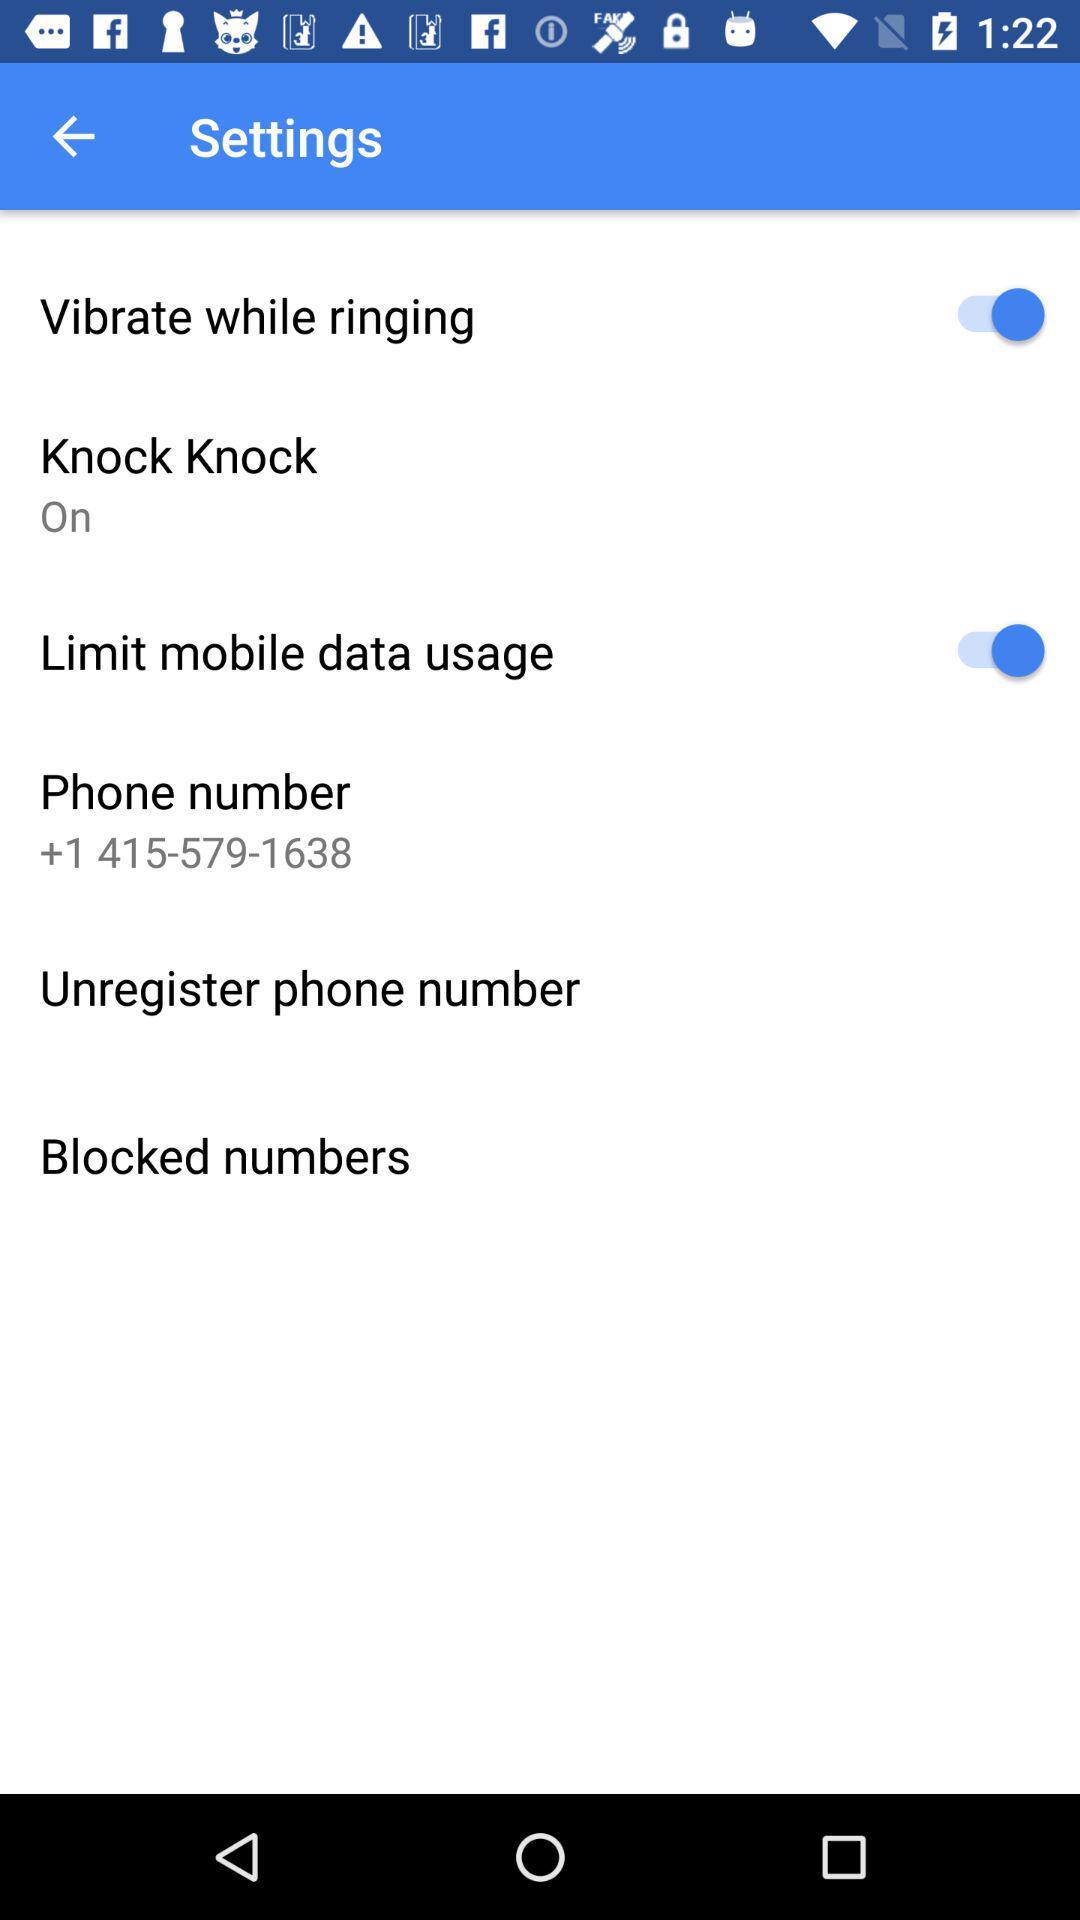 The width and height of the screenshot is (1080, 1920). Describe the element at coordinates (72, 135) in the screenshot. I see `the icon to the left of settings item` at that location.